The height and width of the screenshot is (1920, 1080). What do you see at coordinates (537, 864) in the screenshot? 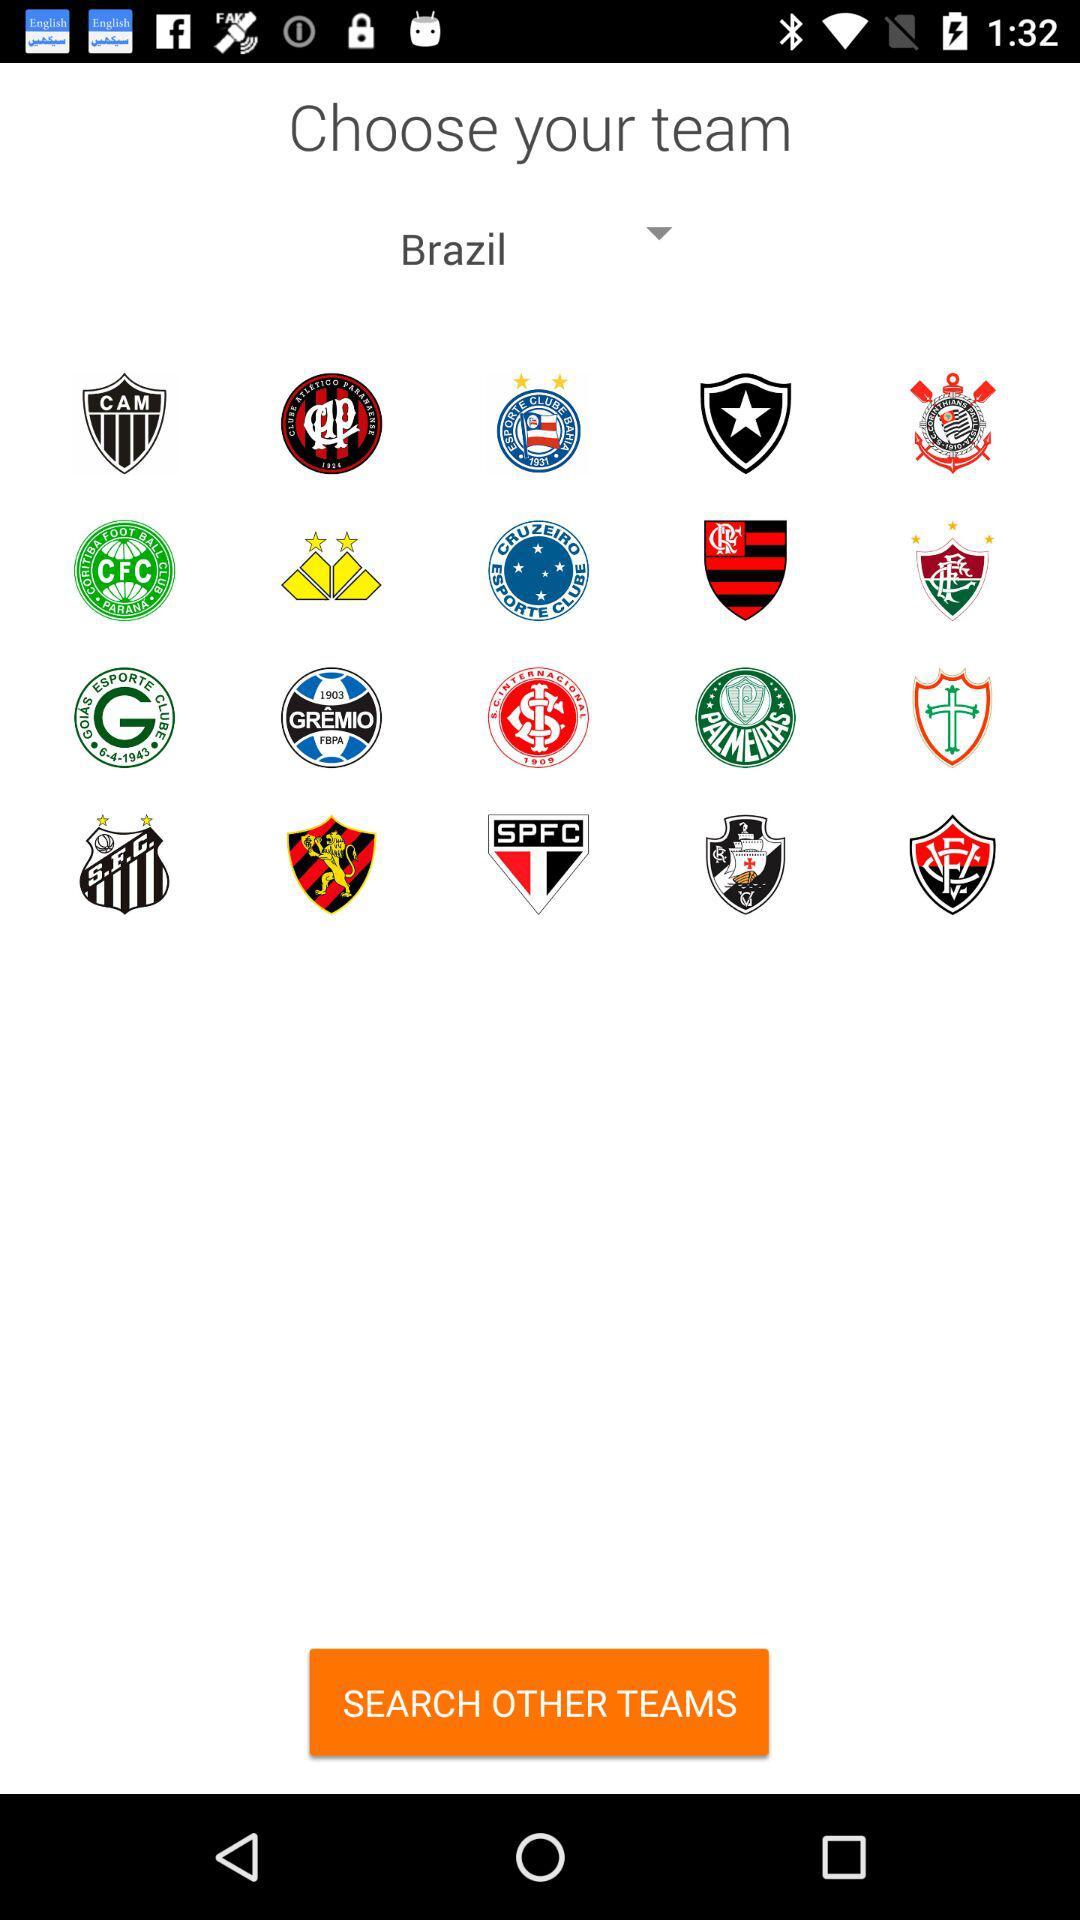
I see `so paulo futebol clube` at bounding box center [537, 864].